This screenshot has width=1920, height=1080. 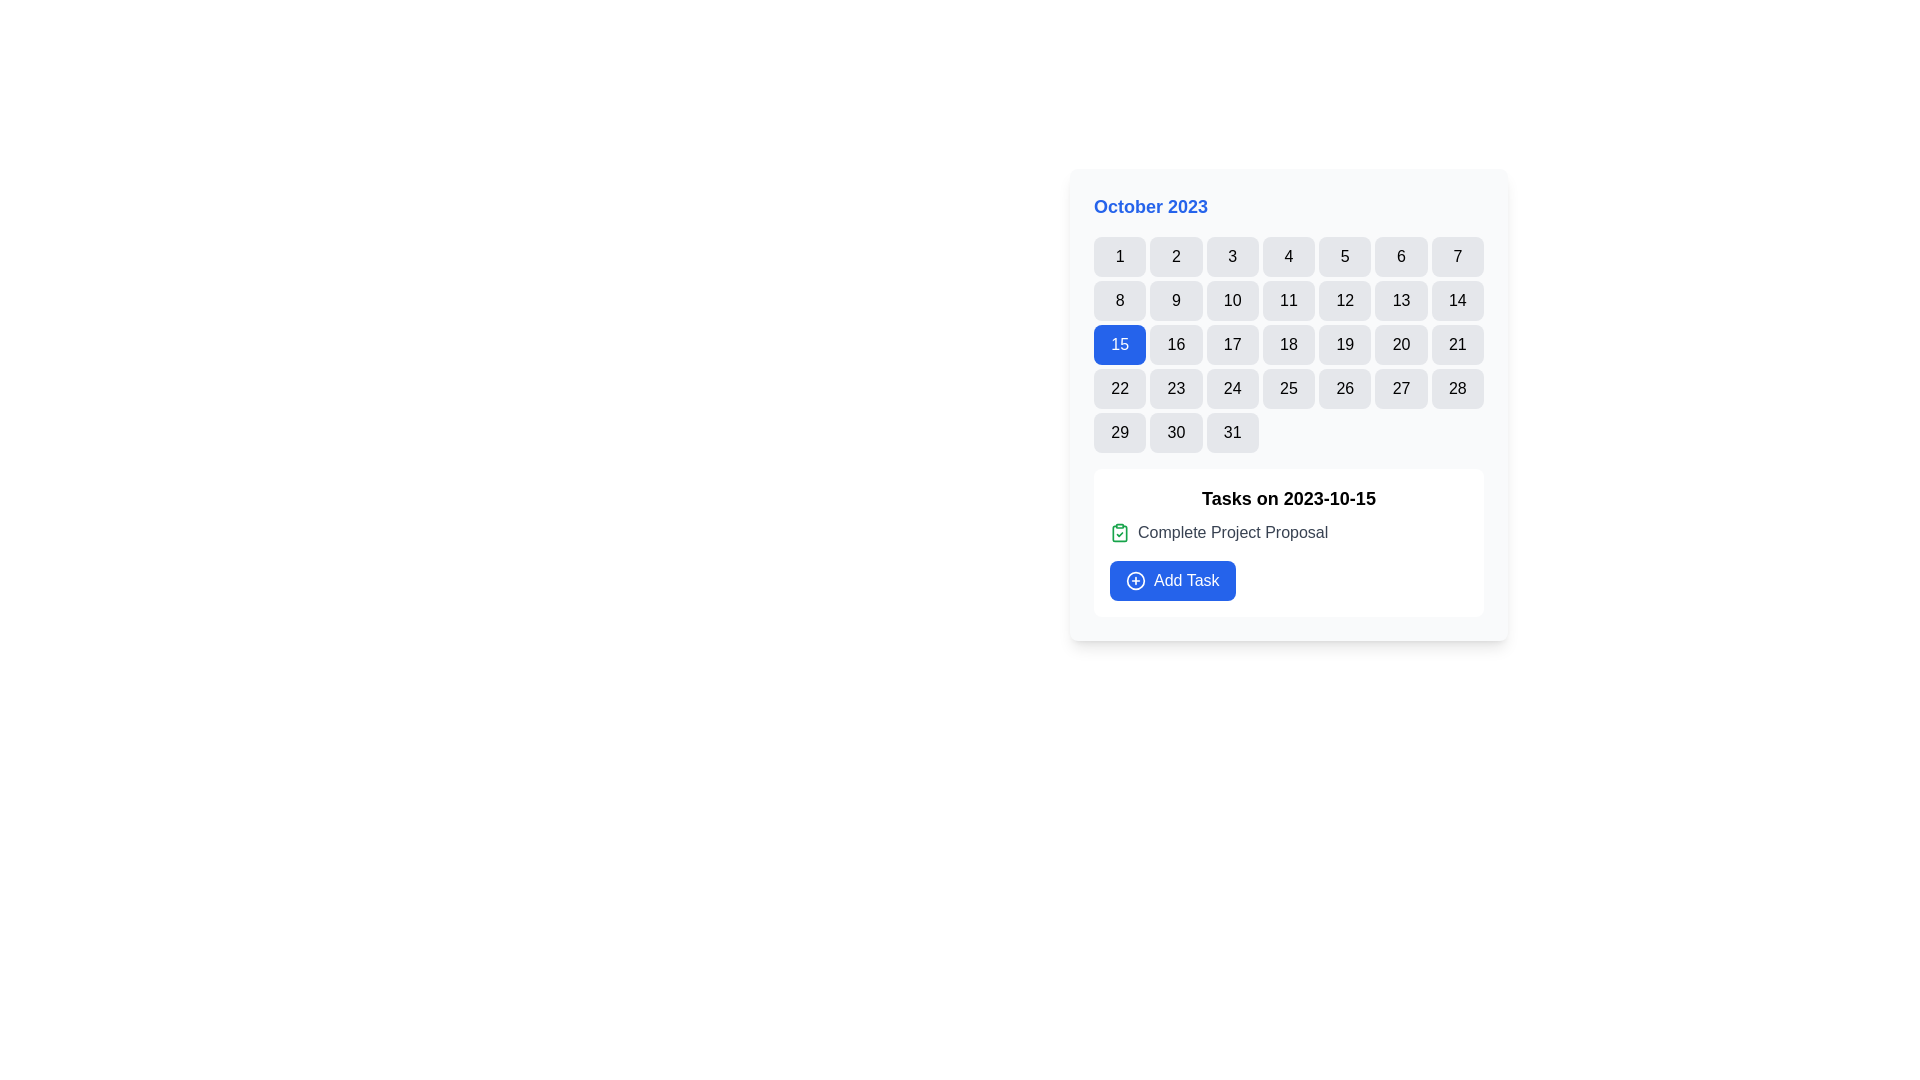 I want to click on the button representing the 10th day of October 2023 in the calendar to change its background color, so click(x=1231, y=300).